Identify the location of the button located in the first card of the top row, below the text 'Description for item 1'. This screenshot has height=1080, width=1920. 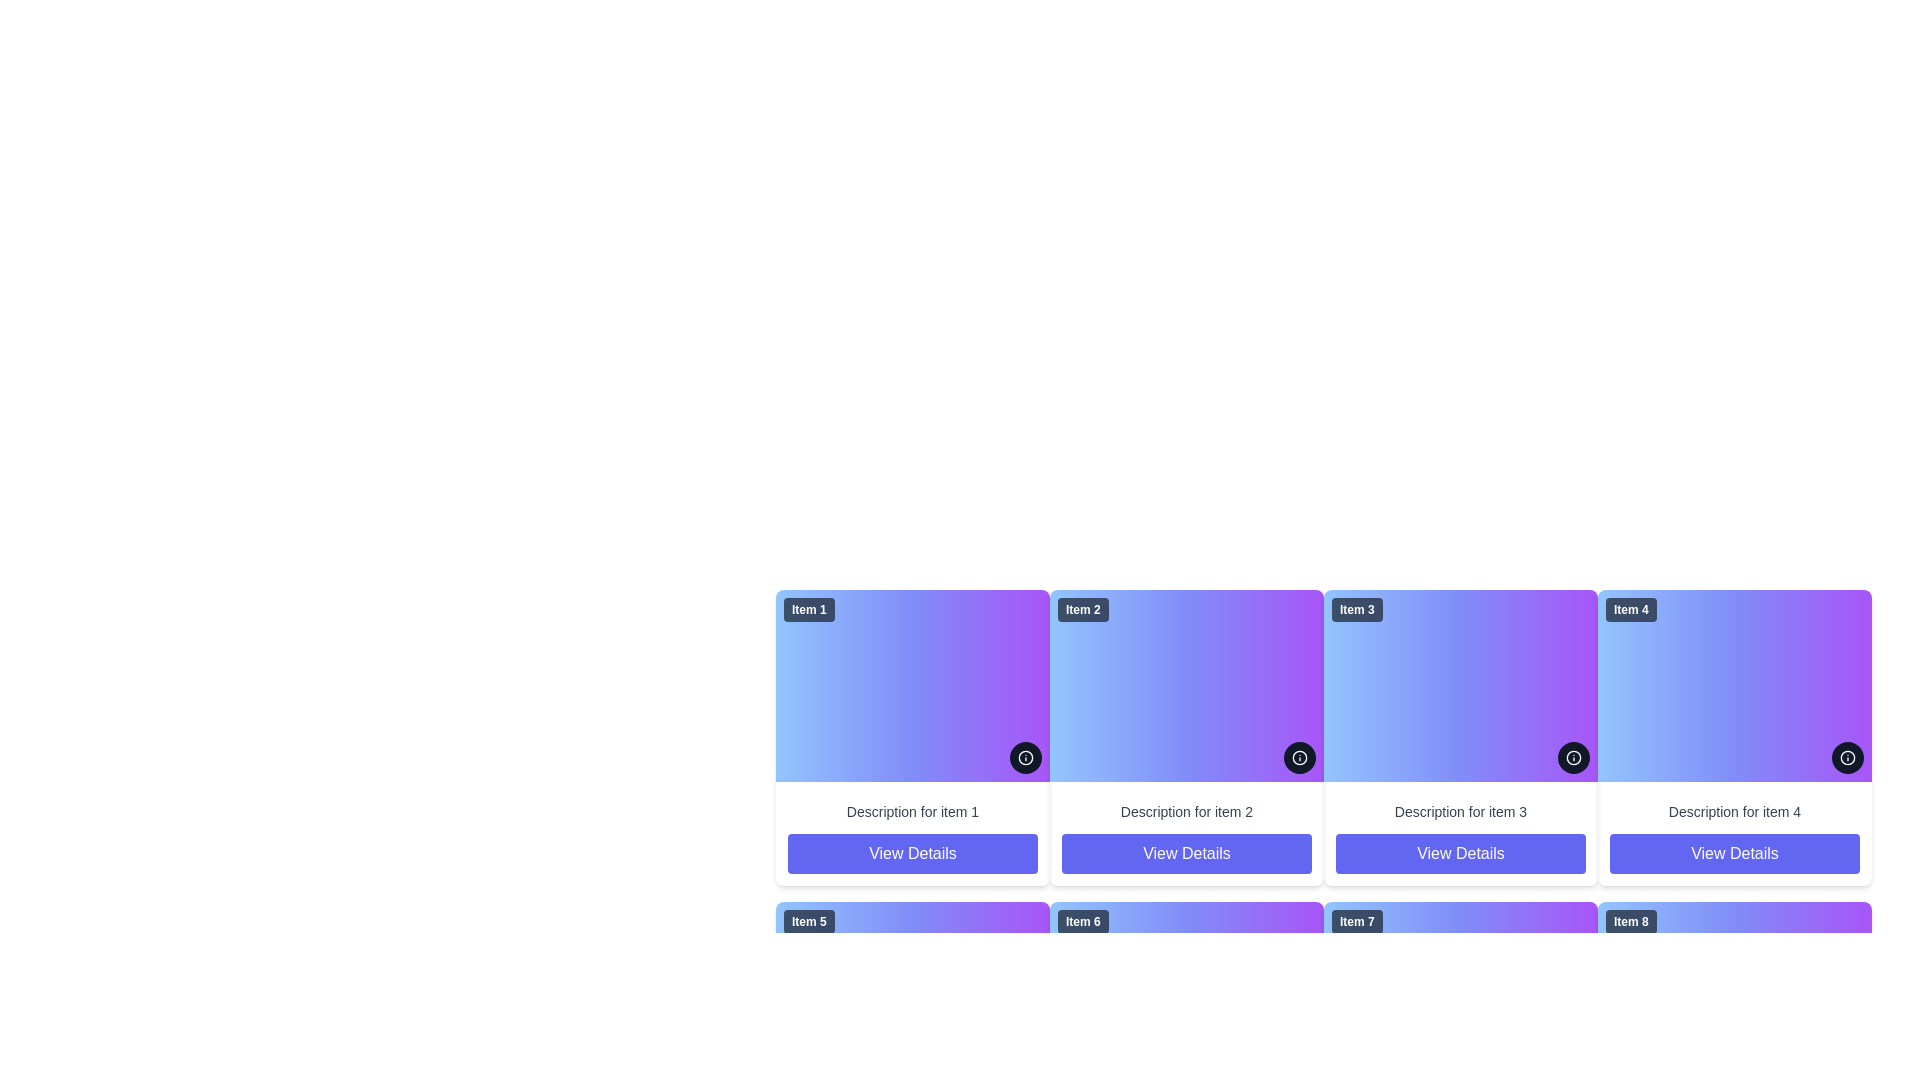
(911, 853).